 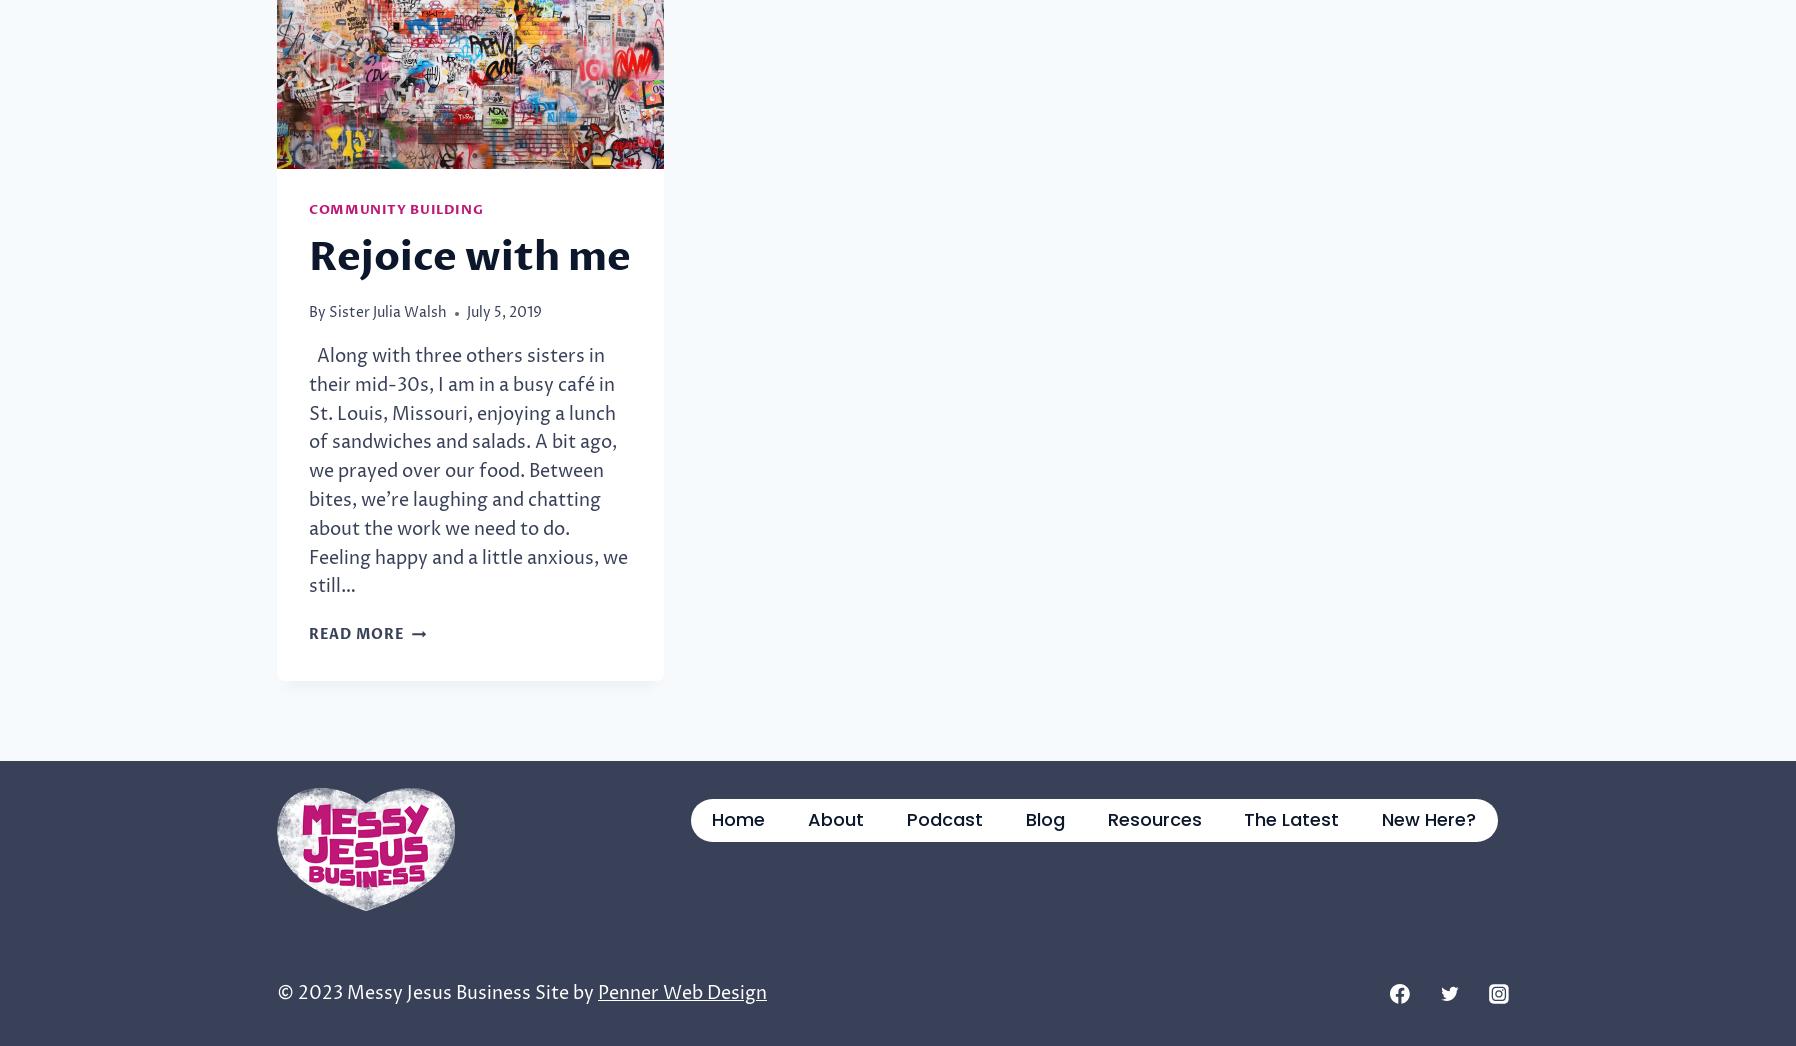 What do you see at coordinates (1381, 818) in the screenshot?
I see `'New Here?'` at bounding box center [1381, 818].